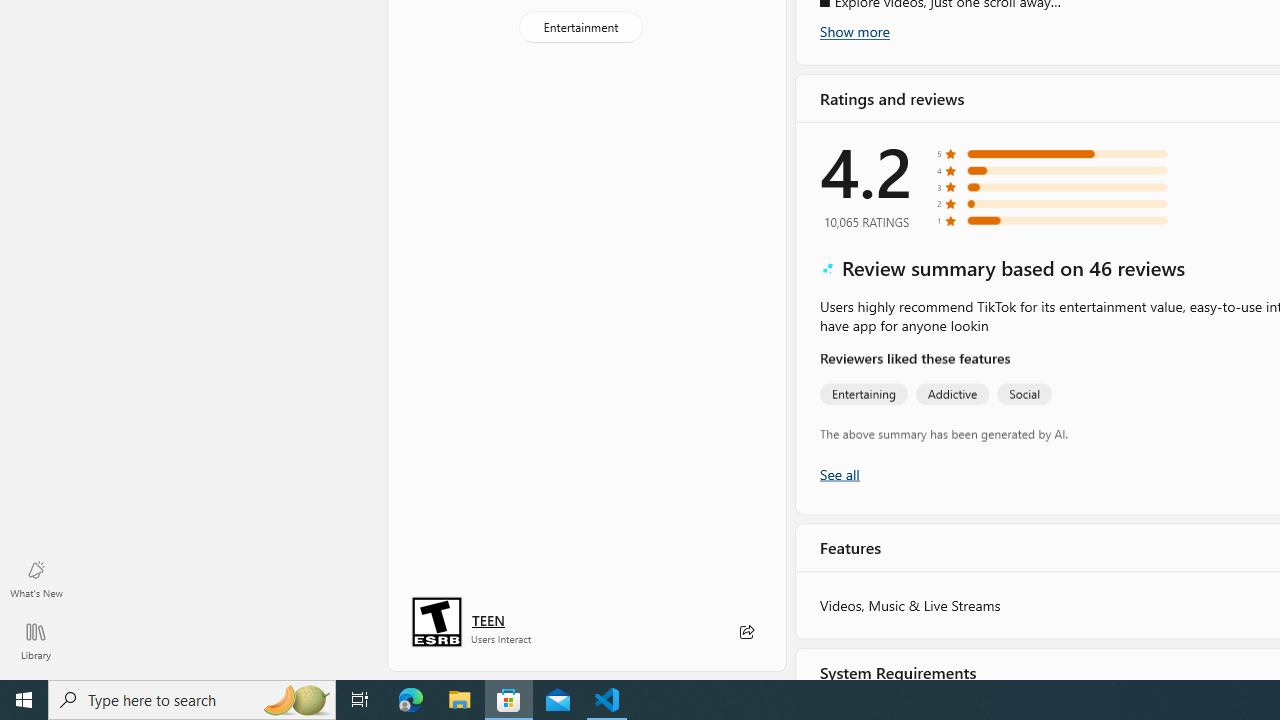  Describe the element at coordinates (488, 618) in the screenshot. I see `'Age rating: TEEN. Click for more information.'` at that location.